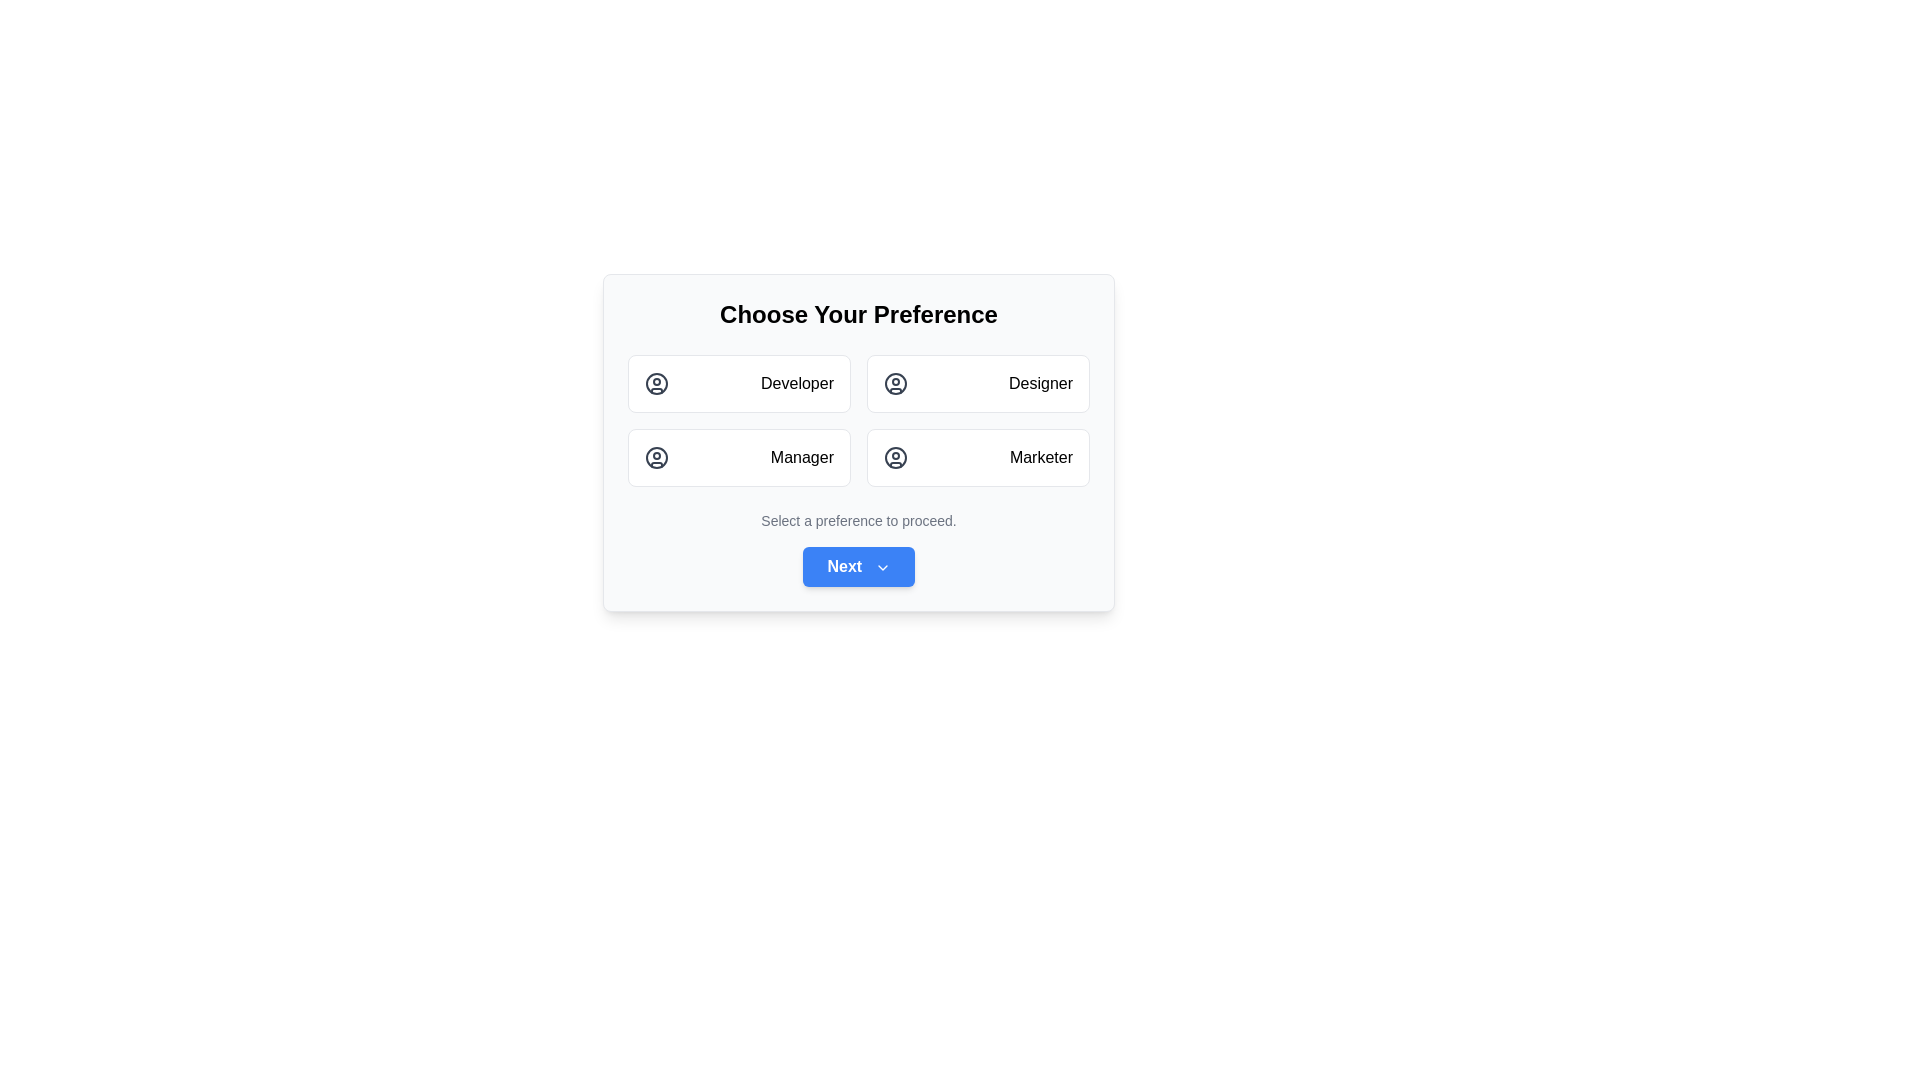  Describe the element at coordinates (657, 458) in the screenshot. I see `the SVG Icon representing the 'Manager' preference option located in the top-left corner of its option box` at that location.